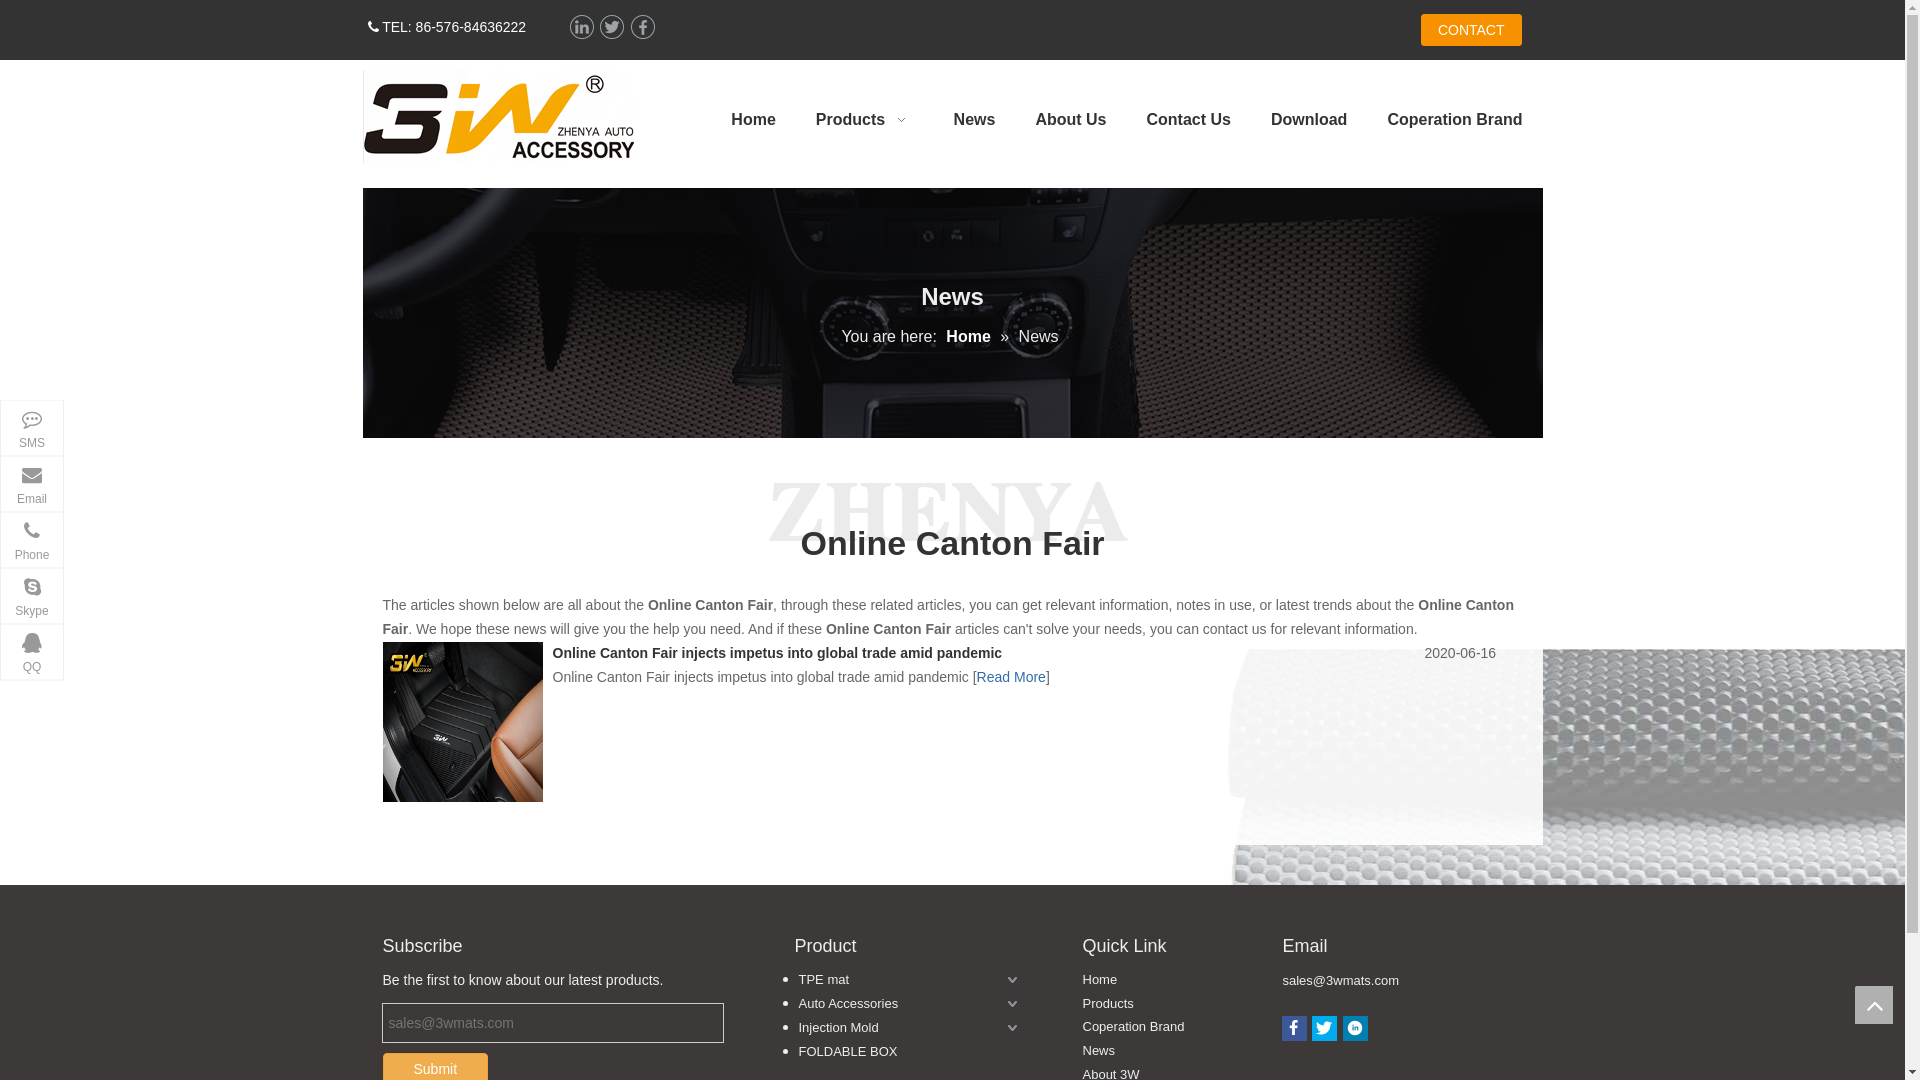  Describe the element at coordinates (642, 27) in the screenshot. I see `'Facebook'` at that location.